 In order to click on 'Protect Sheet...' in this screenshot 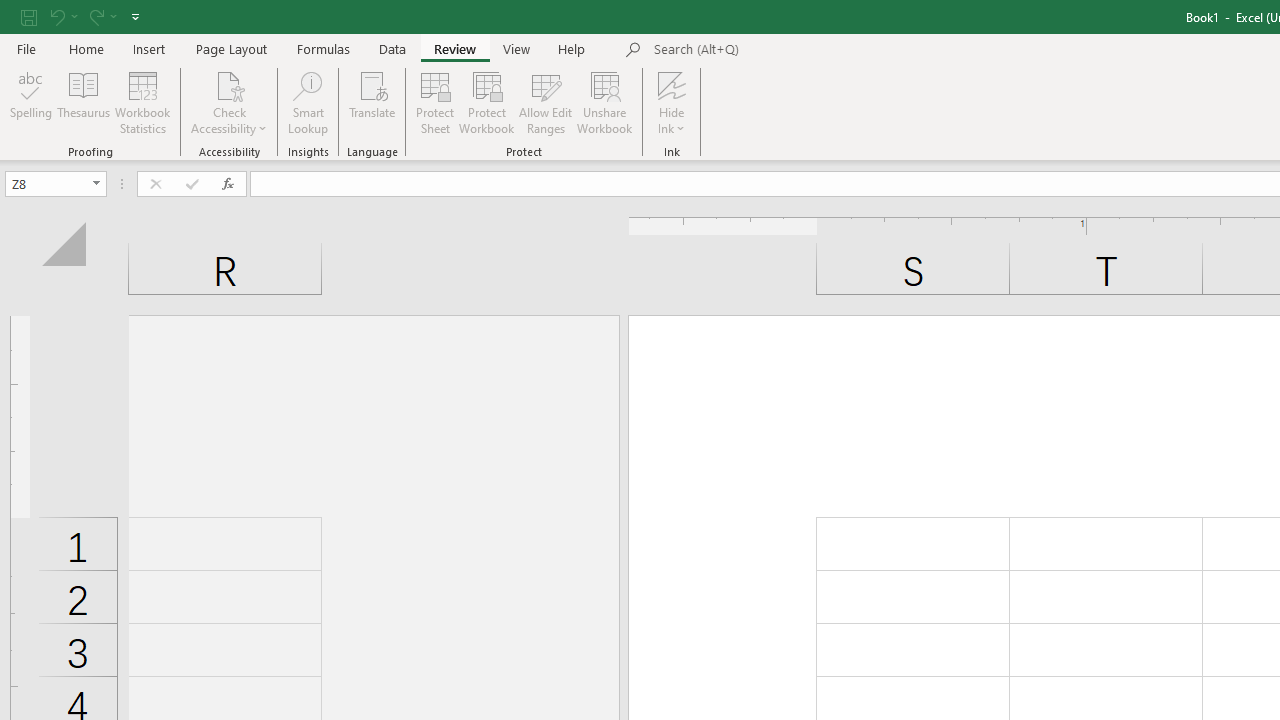, I will do `click(434, 103)`.